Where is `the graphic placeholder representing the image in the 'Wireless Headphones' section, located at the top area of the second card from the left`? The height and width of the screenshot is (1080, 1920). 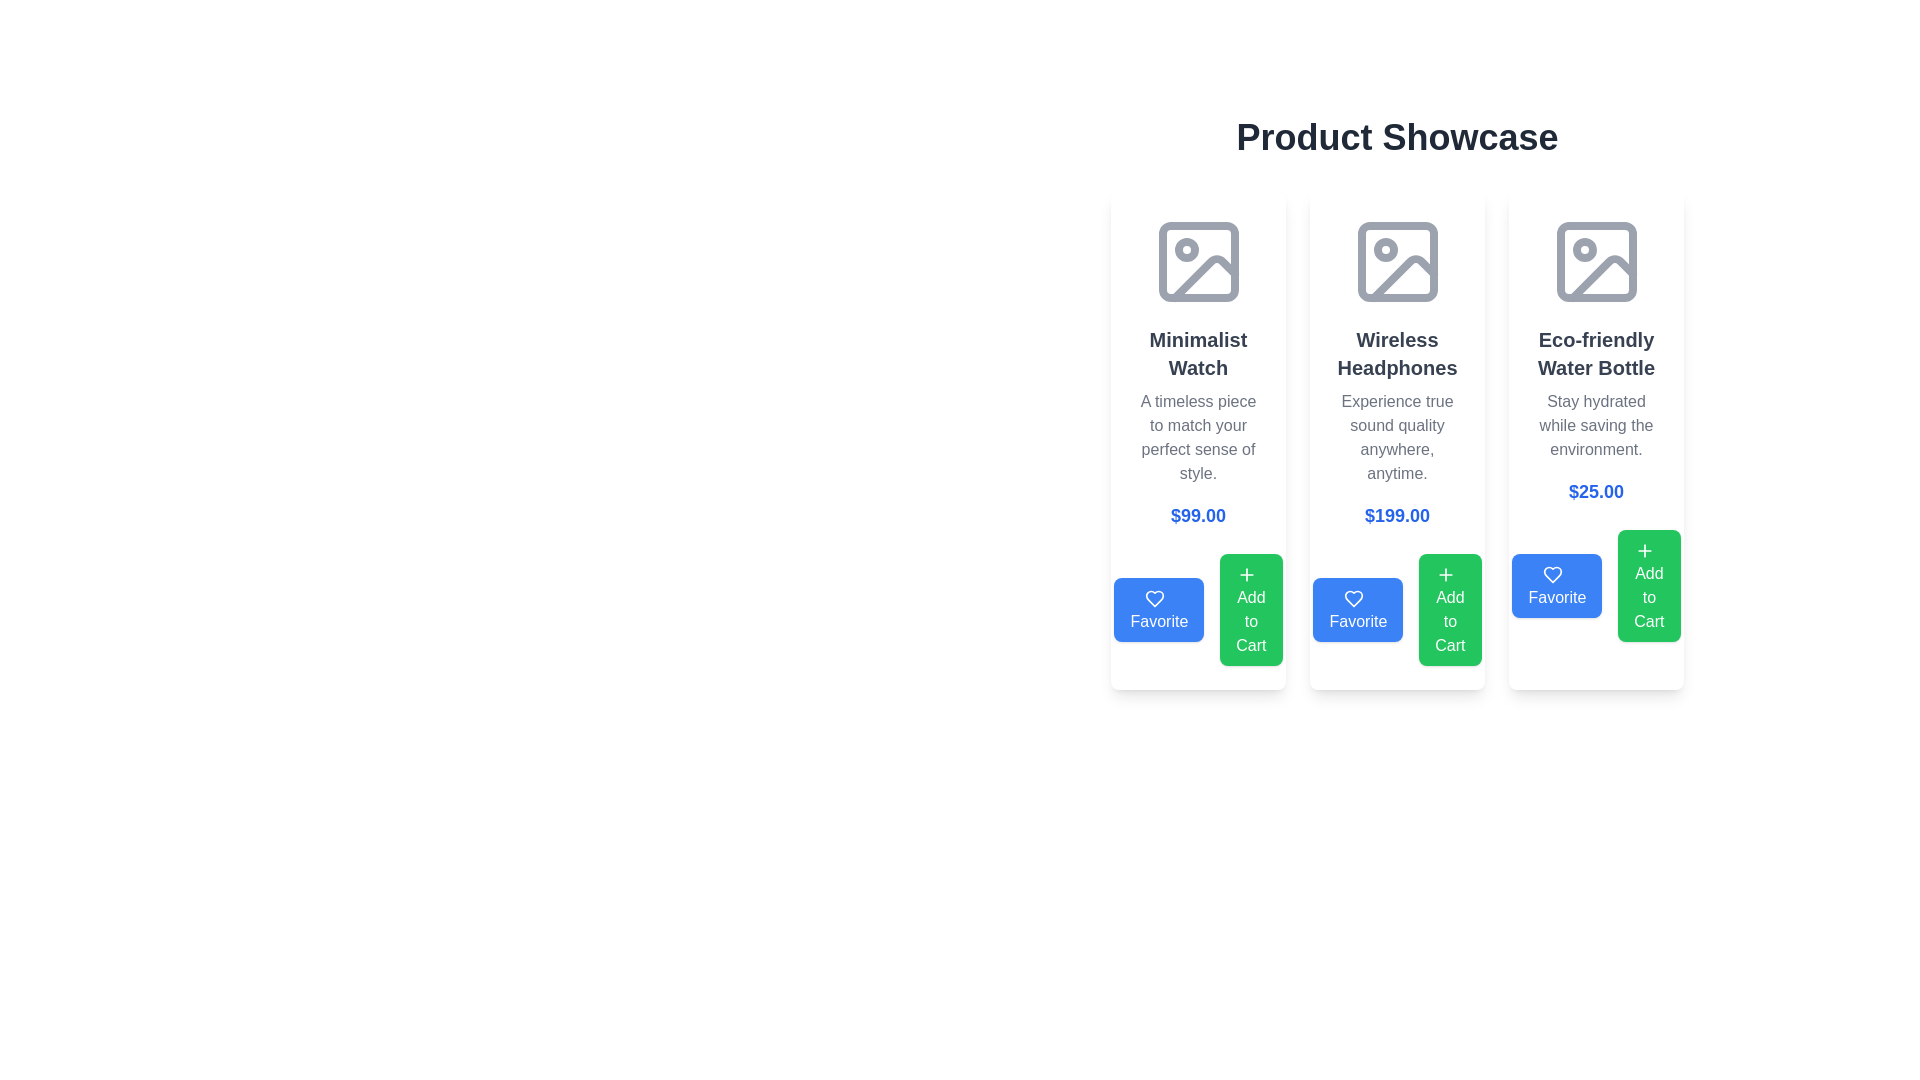 the graphic placeholder representing the image in the 'Wireless Headphones' section, located at the top area of the second card from the left is located at coordinates (1396, 261).